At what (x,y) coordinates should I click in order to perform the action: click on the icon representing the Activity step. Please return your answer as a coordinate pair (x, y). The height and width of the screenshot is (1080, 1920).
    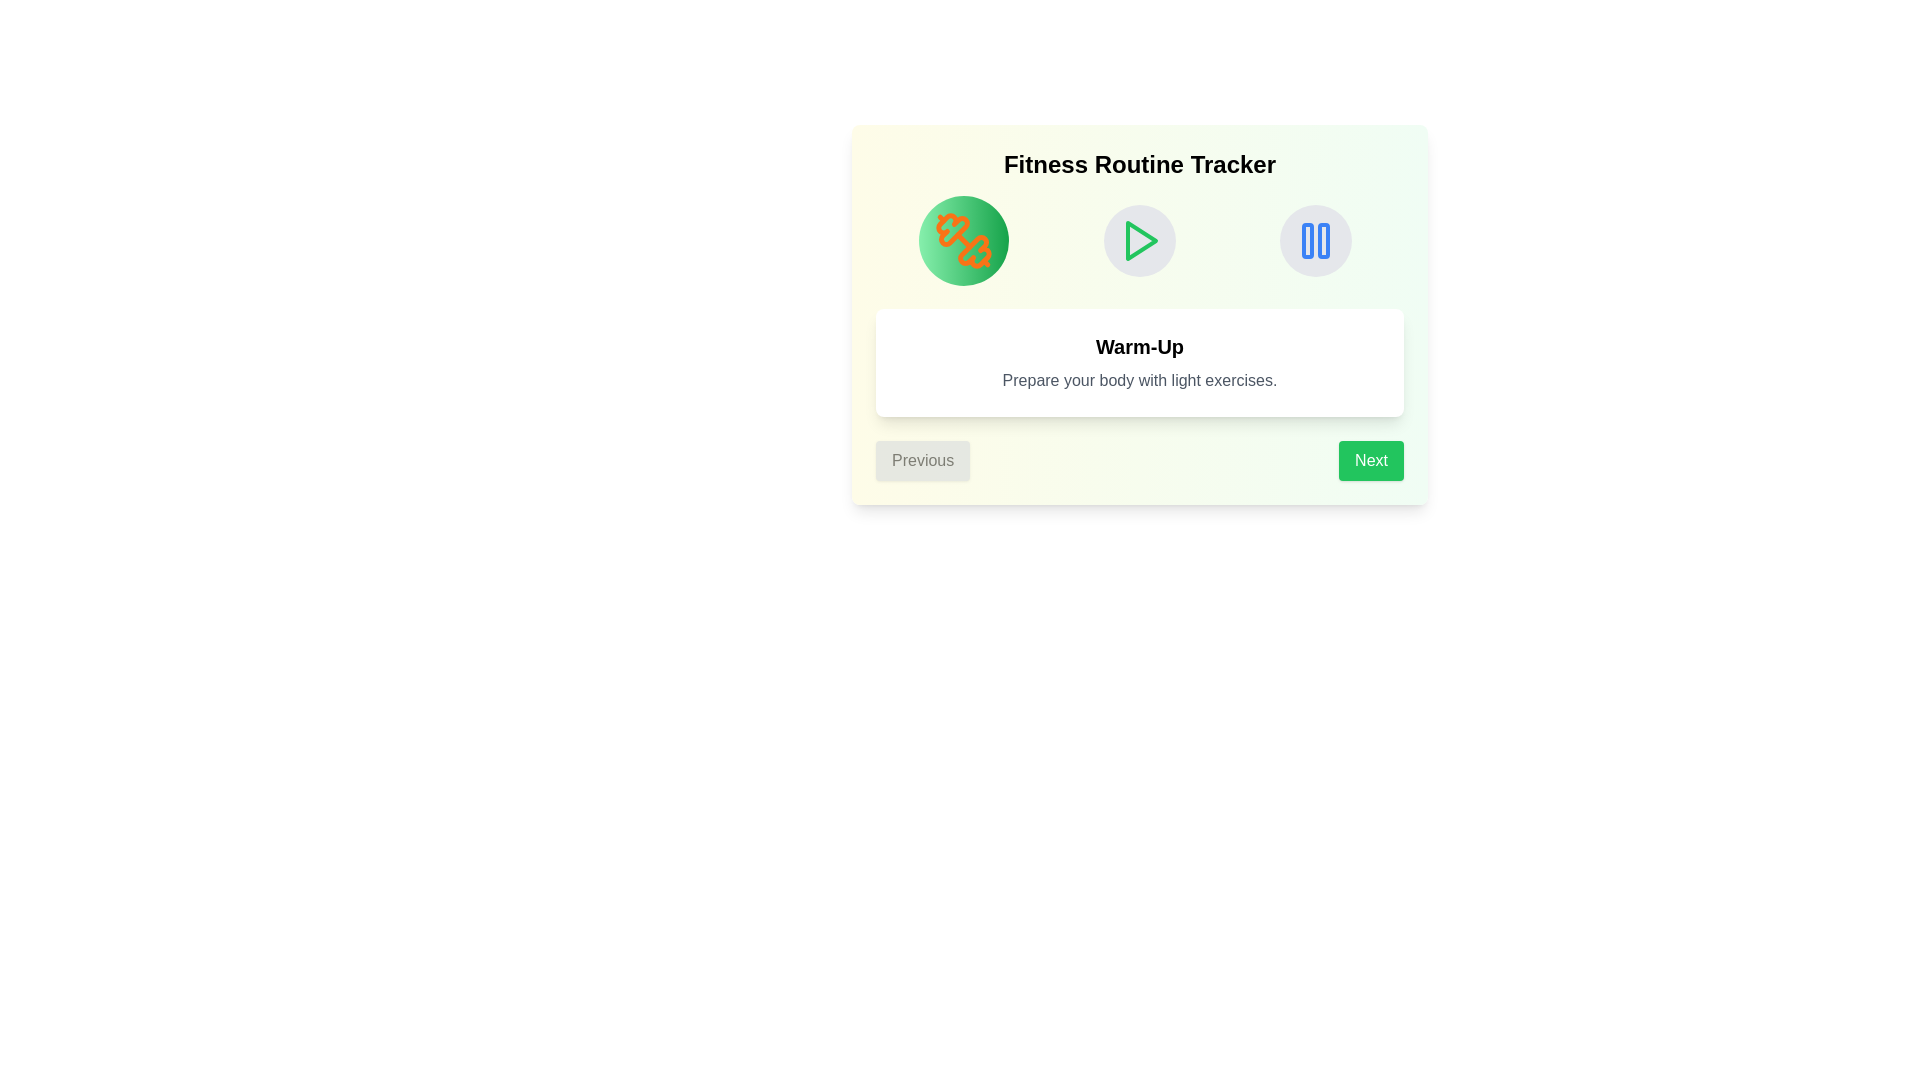
    Looking at the image, I should click on (1140, 239).